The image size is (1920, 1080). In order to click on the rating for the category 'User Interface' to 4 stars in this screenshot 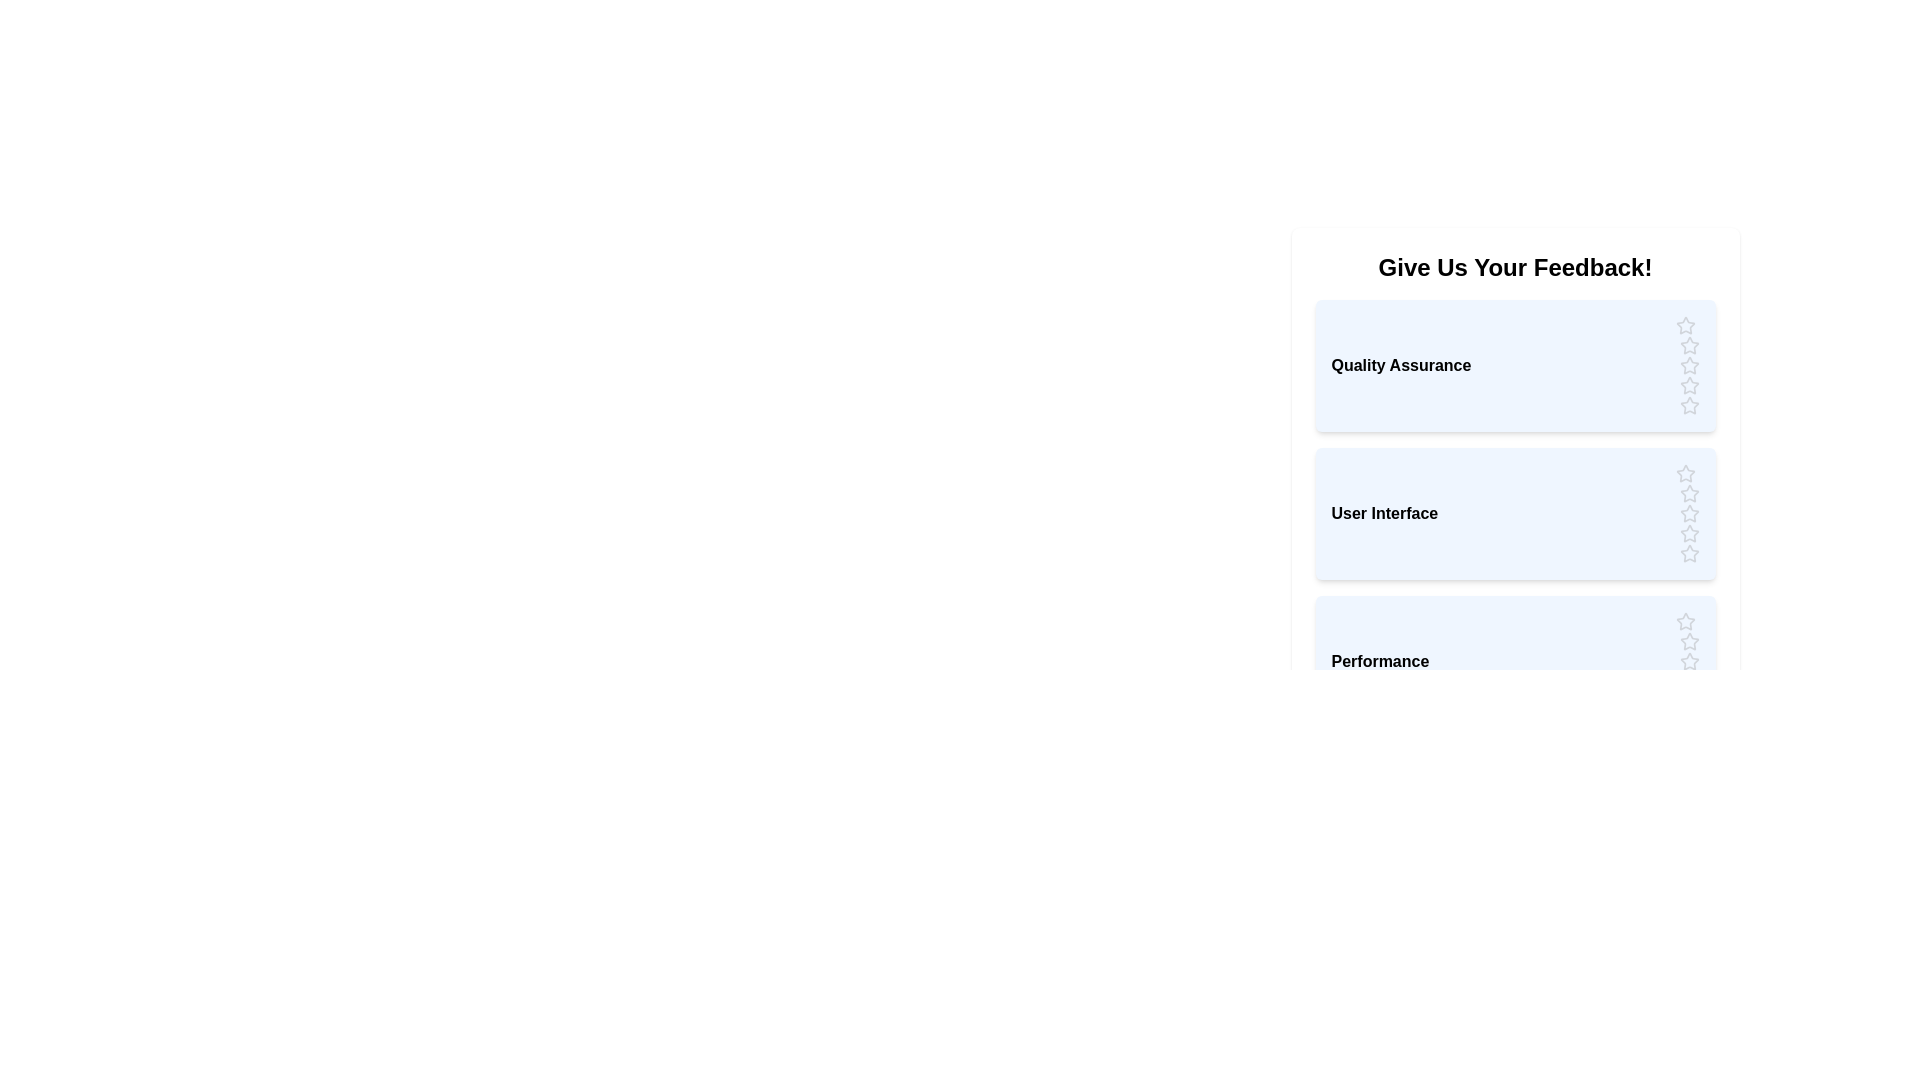, I will do `click(1688, 532)`.